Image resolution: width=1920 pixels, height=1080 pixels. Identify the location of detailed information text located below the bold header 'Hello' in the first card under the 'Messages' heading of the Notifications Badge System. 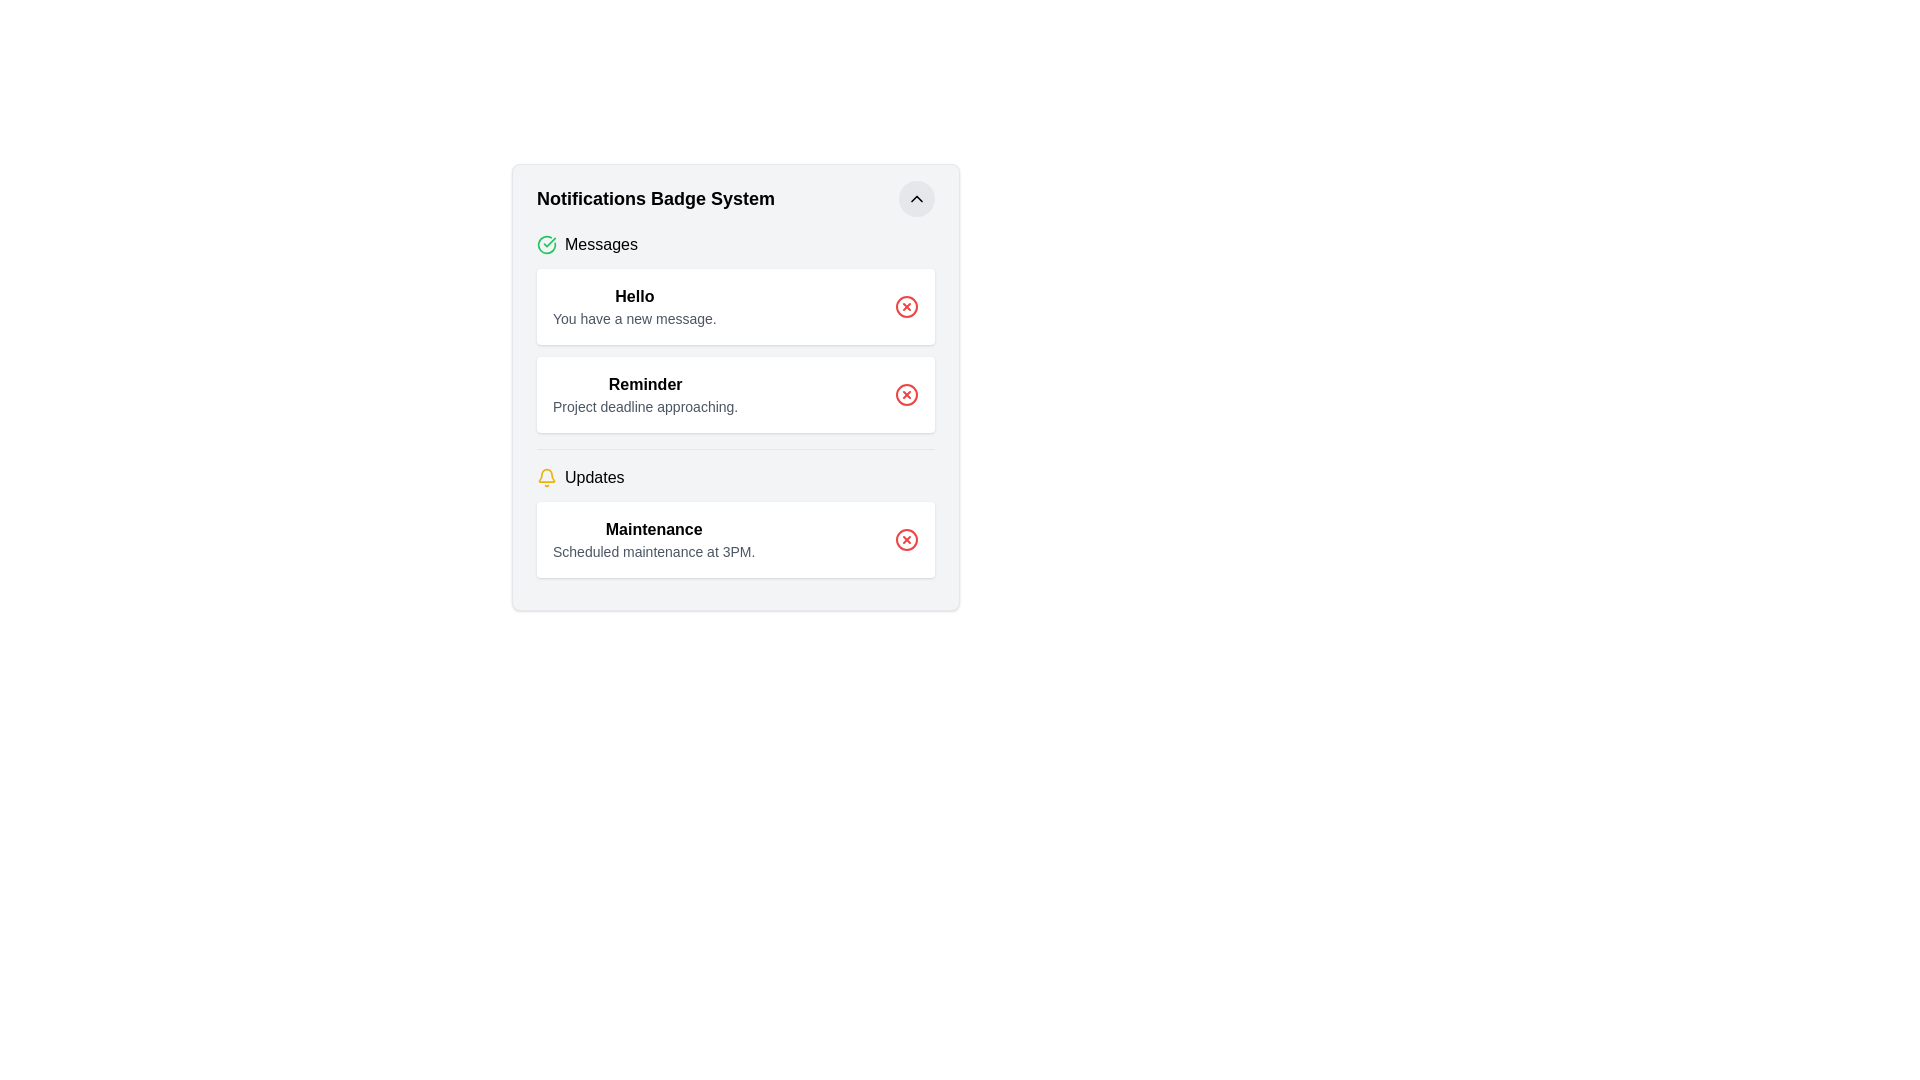
(633, 318).